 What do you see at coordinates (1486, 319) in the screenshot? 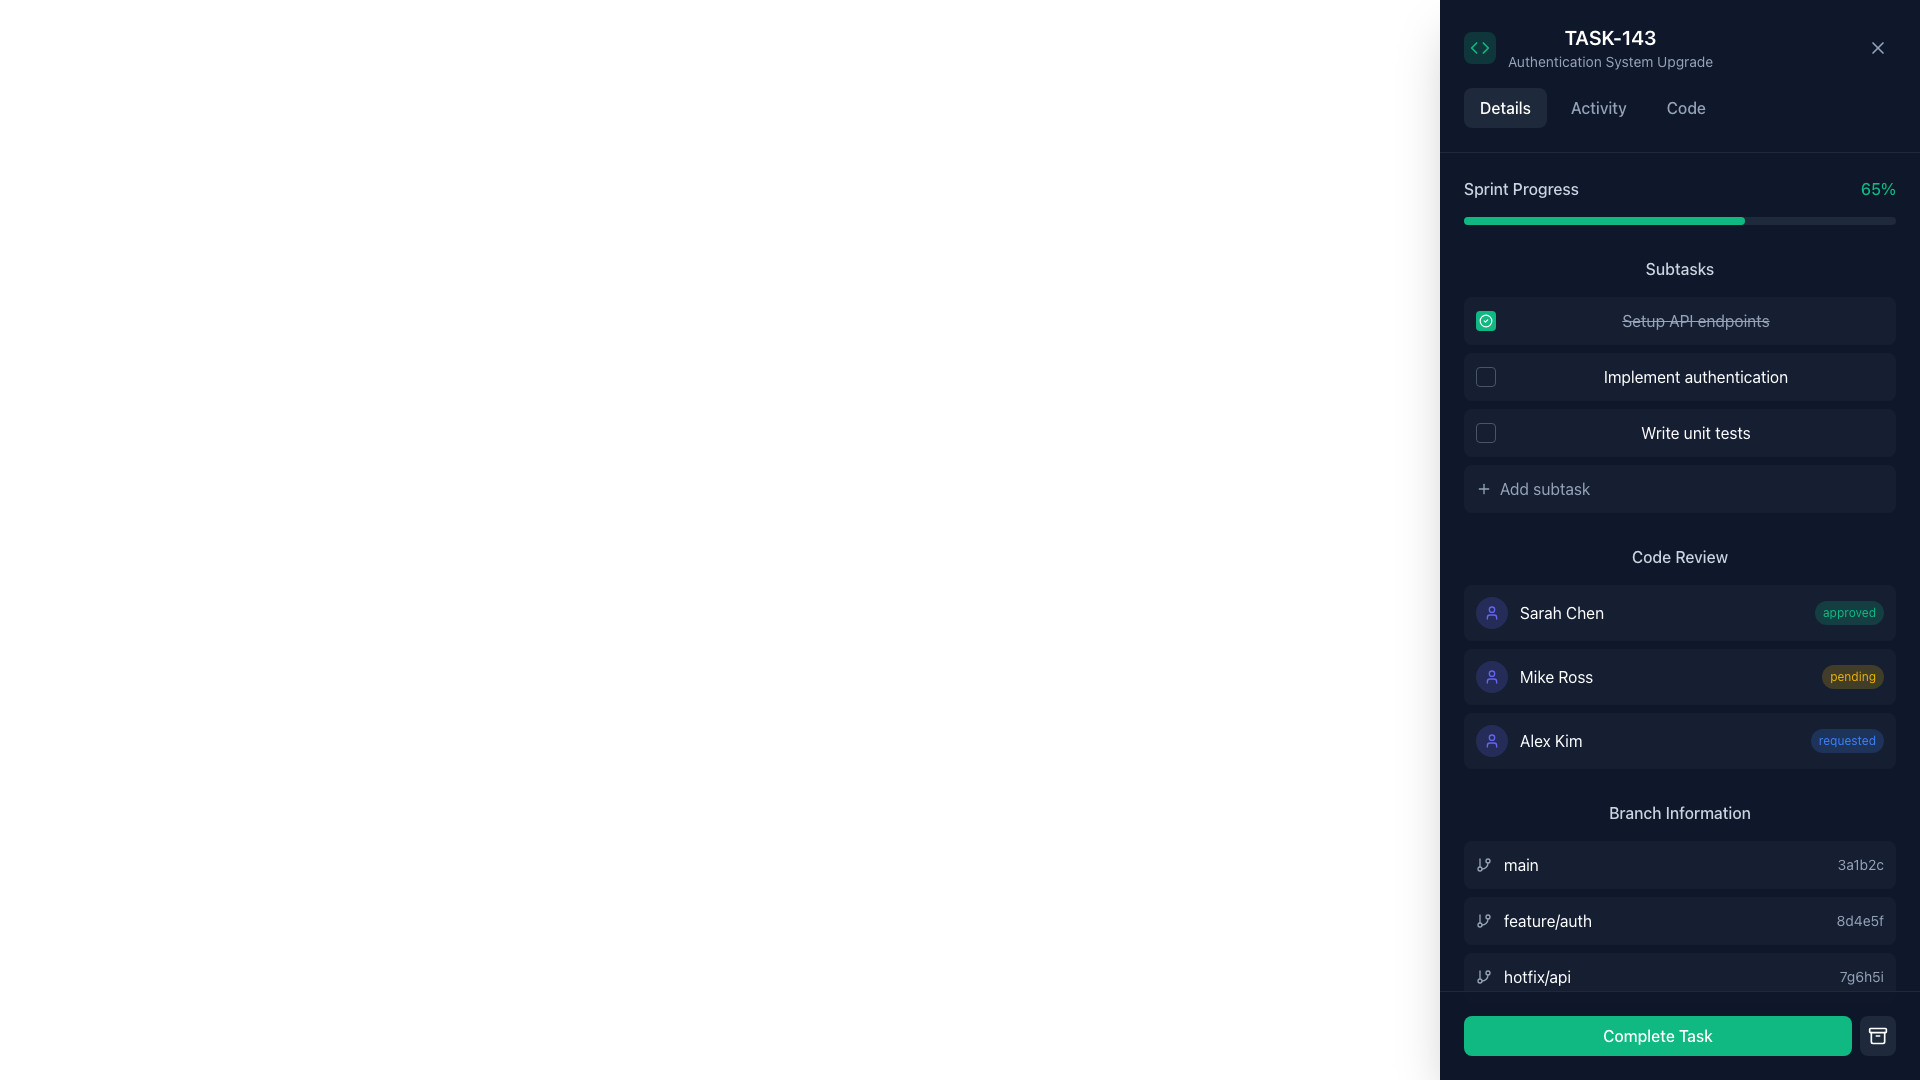
I see `the small circular icon with a green background and a white checkmark in its center, which indicates a completed task, located to the left of the crossed-out text in the 'Setup API endpoints' subtask panel` at bounding box center [1486, 319].